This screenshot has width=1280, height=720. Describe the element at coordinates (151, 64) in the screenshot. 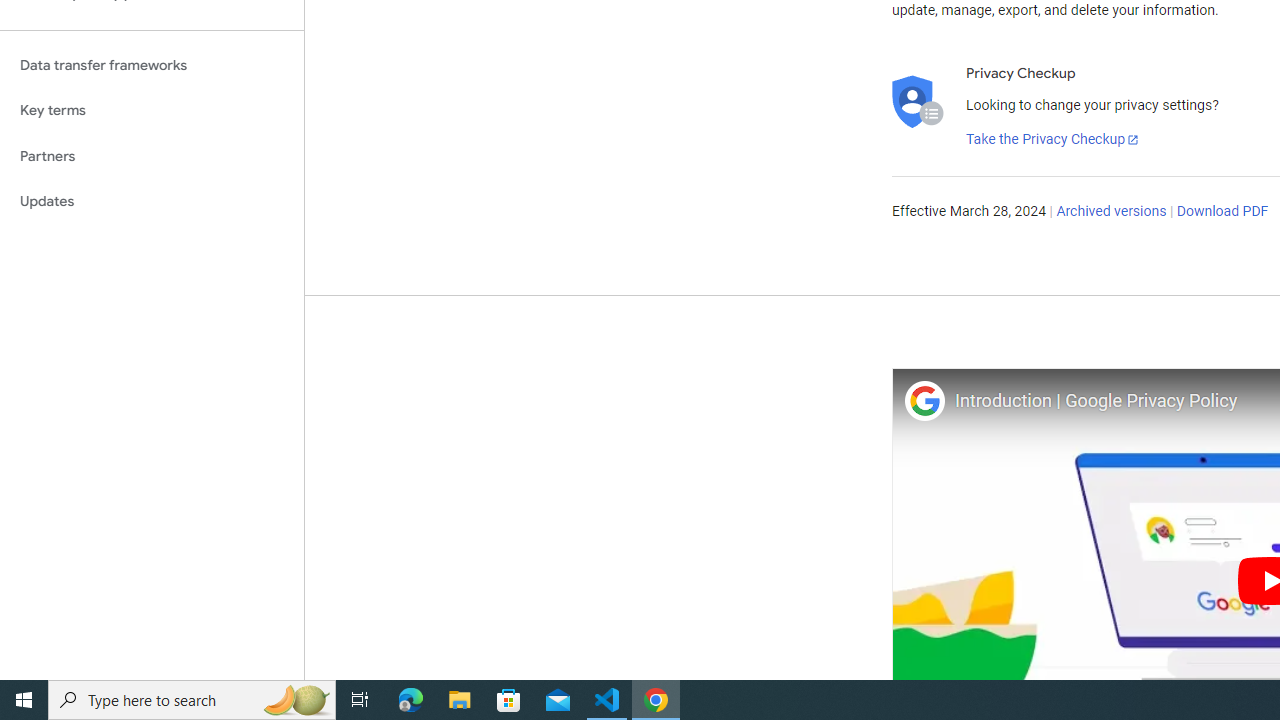

I see `'Data transfer frameworks'` at that location.